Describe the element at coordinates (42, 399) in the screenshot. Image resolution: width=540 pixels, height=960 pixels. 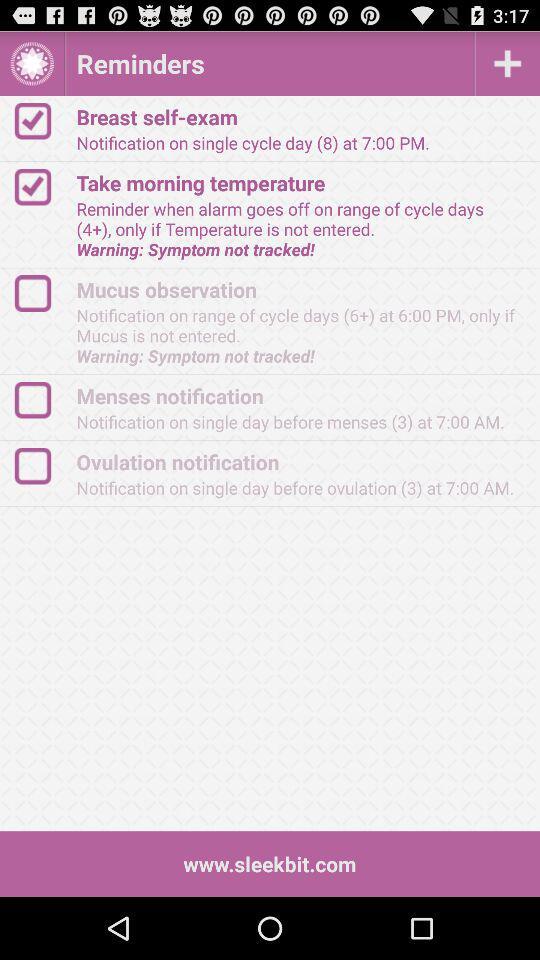
I see `check box` at that location.